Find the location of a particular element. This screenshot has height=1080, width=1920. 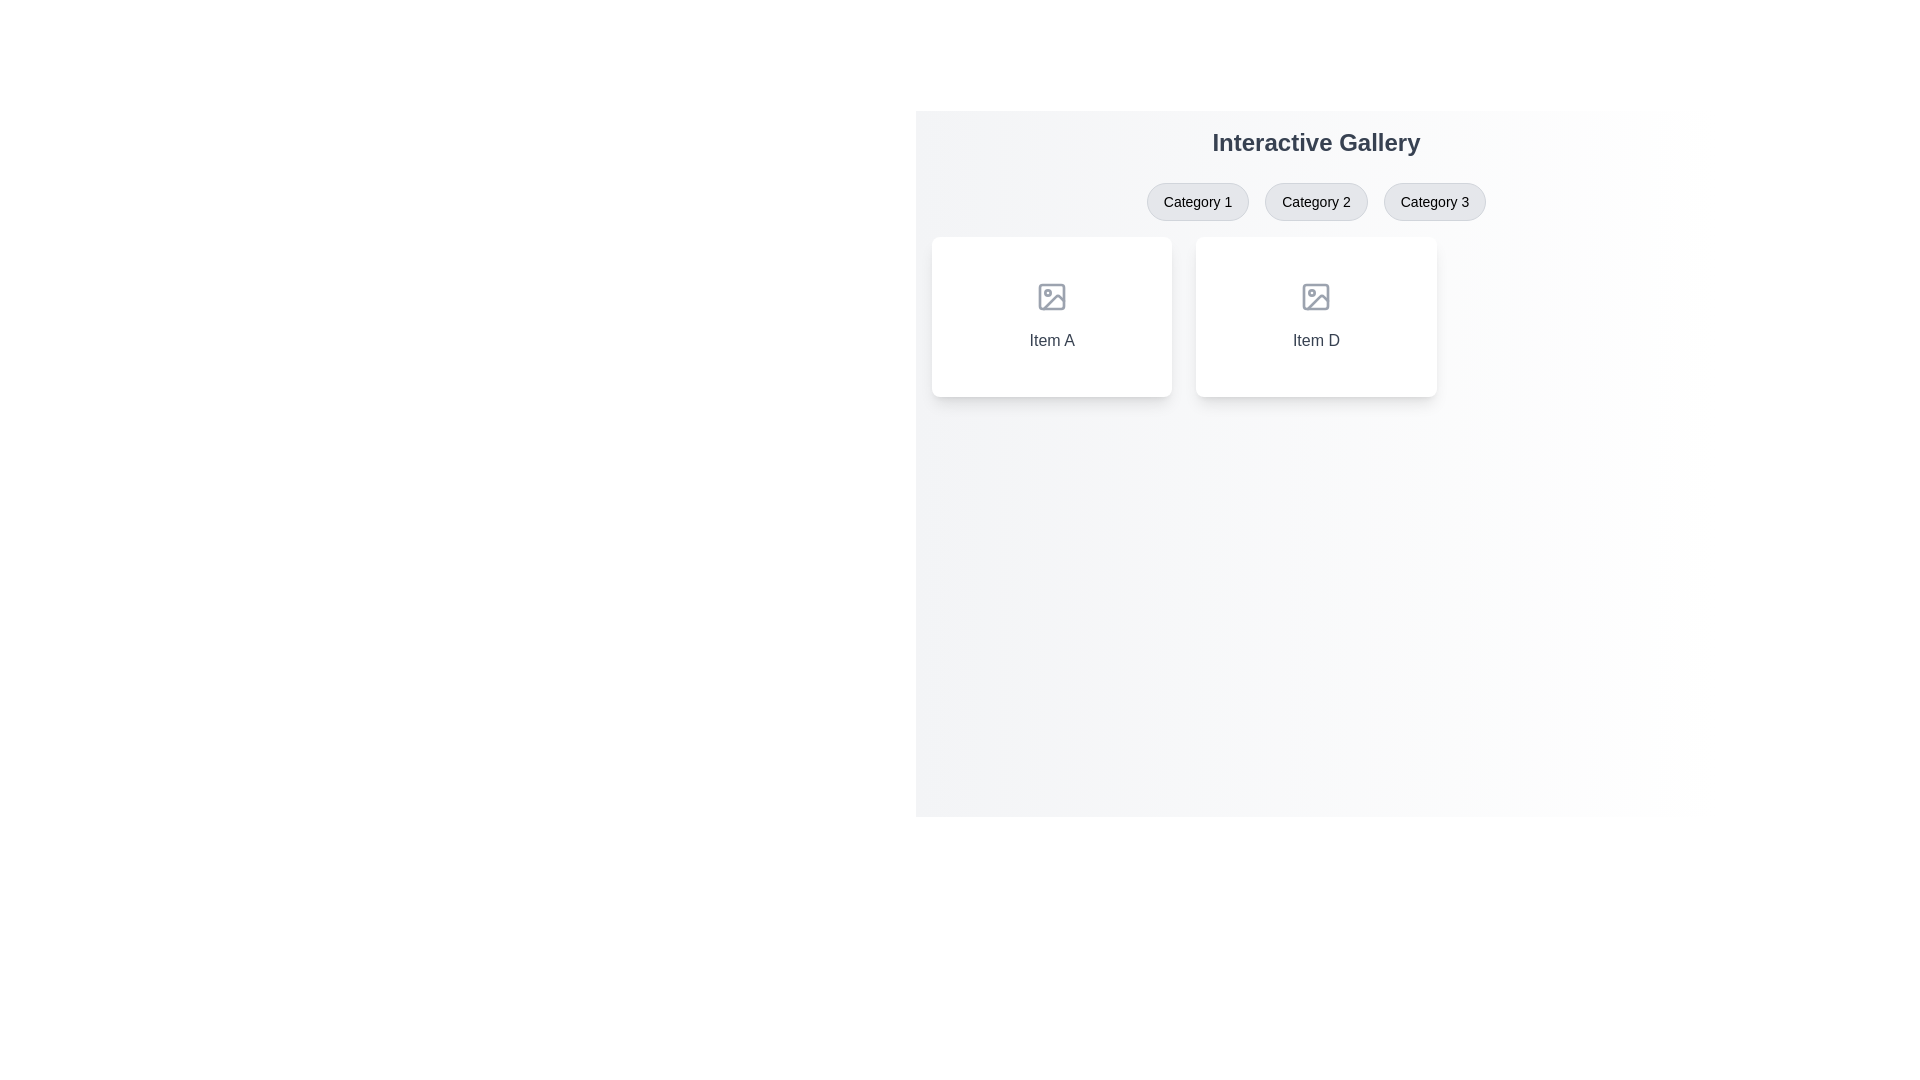

the square icon representing an image placeholder located at the center of 'Item A' in the gallery section is located at coordinates (1051, 297).